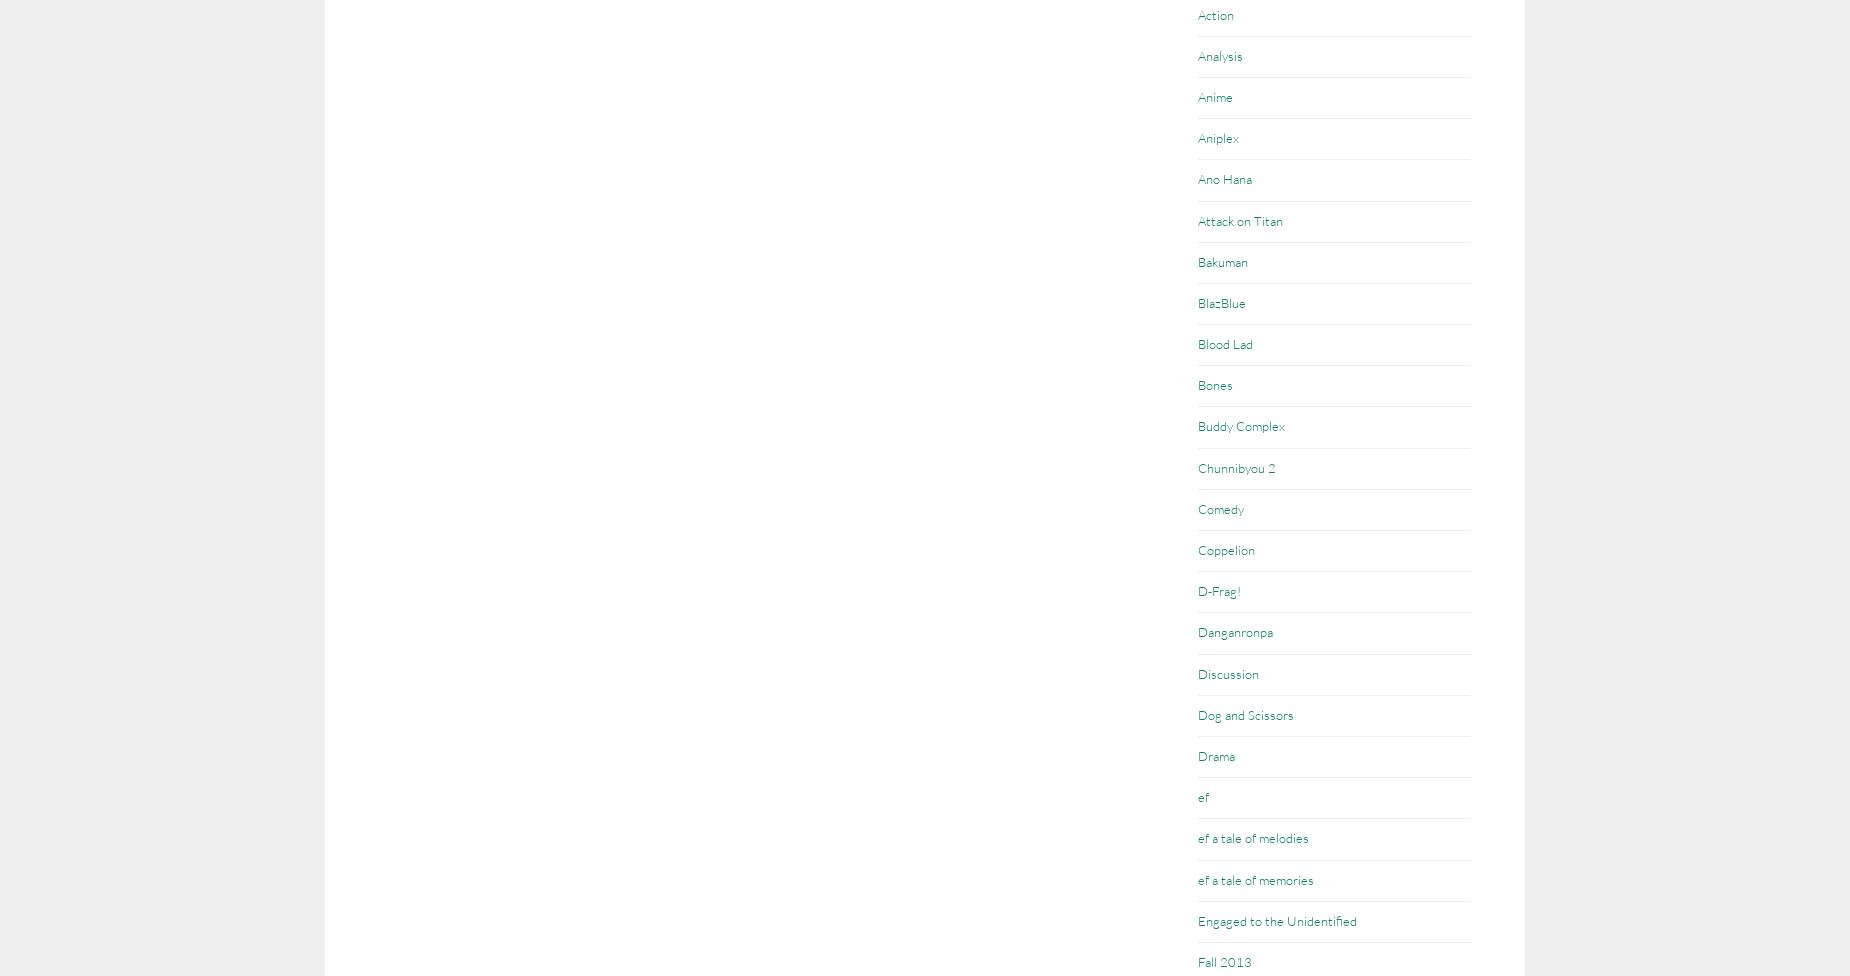 The height and width of the screenshot is (976, 1850). Describe the element at coordinates (1227, 671) in the screenshot. I see `'Discussion'` at that location.